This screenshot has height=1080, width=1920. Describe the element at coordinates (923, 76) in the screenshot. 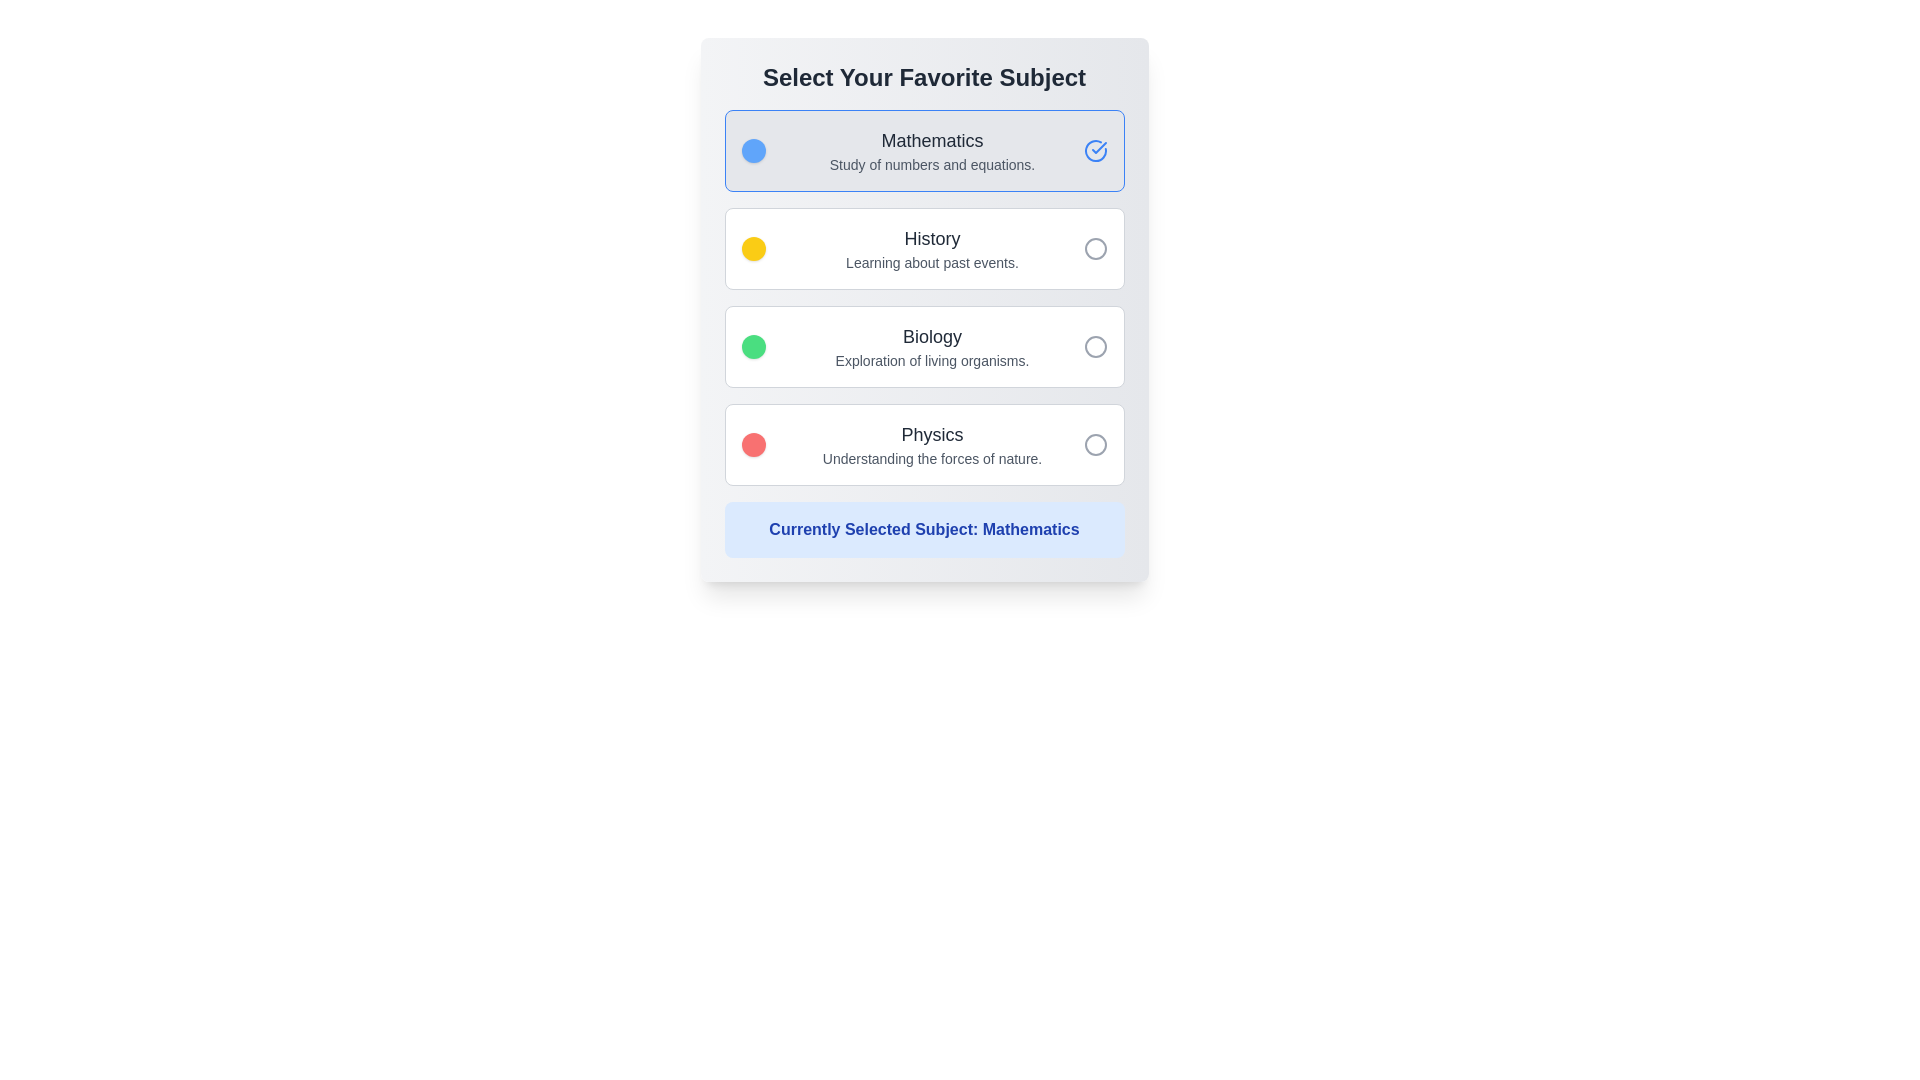

I see `the header text 'Select Your Favorite Subject' displayed in bold, large font at the top of the selection box` at that location.